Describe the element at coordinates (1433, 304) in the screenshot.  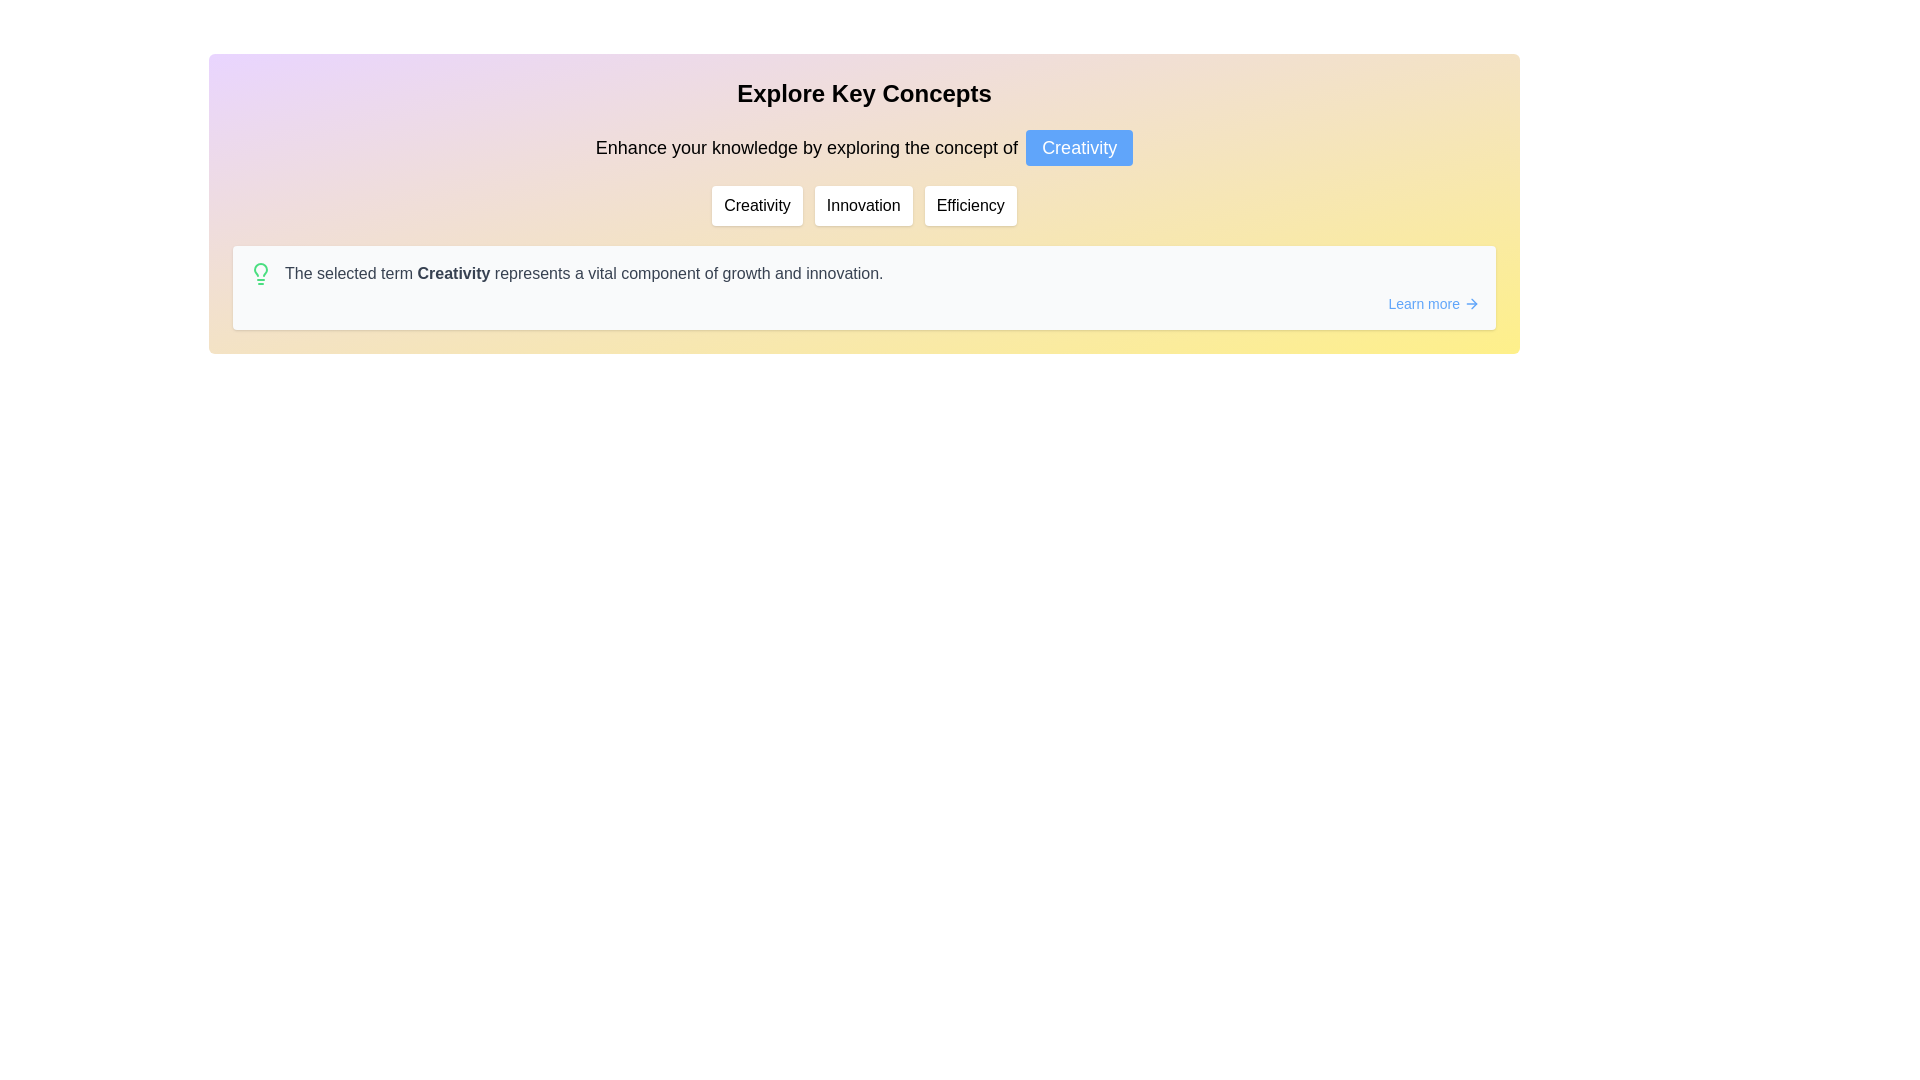
I see `the interactive text link 'Learn more' to visualize potential styling effects` at that location.